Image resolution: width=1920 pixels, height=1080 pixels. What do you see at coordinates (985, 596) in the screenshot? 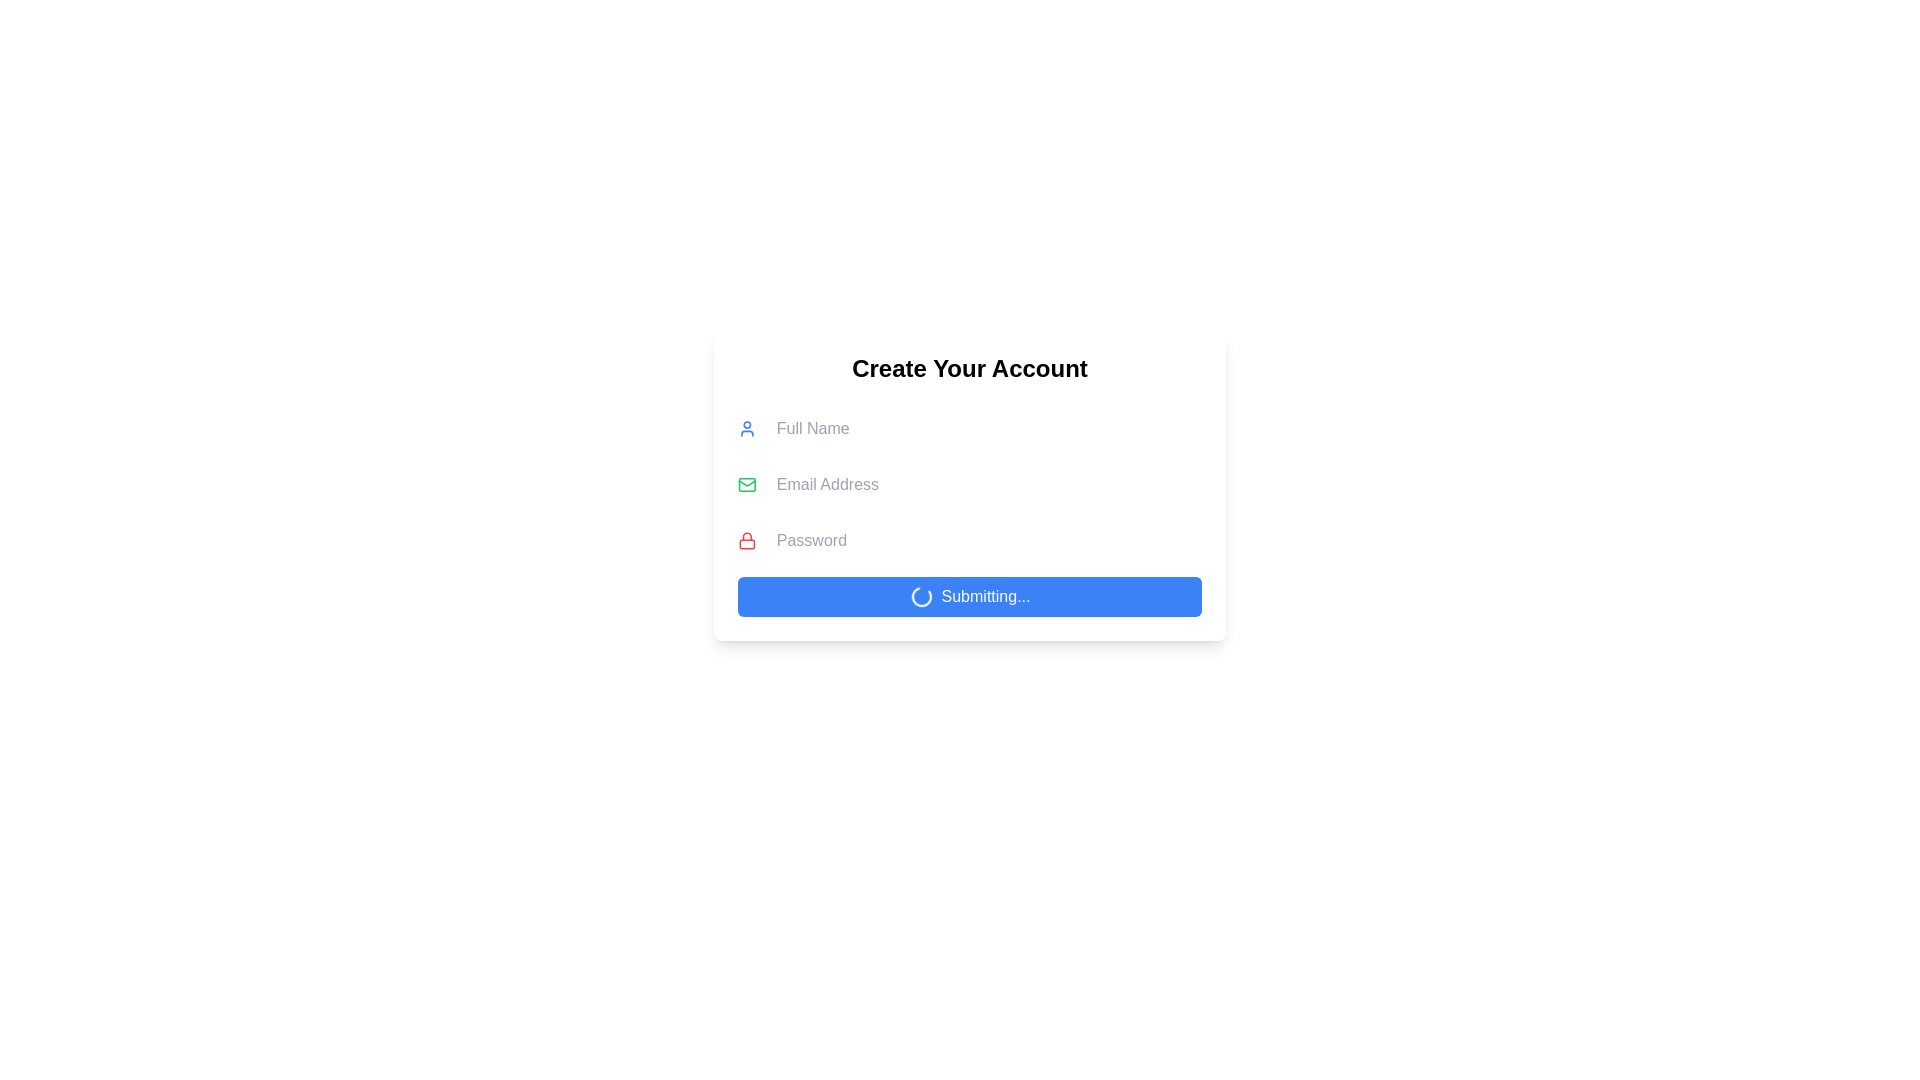
I see `loading text displayed on the blue rectangular button at the bottom of the 'Create Your Account' form, which indicates a processing action during form submission` at bounding box center [985, 596].